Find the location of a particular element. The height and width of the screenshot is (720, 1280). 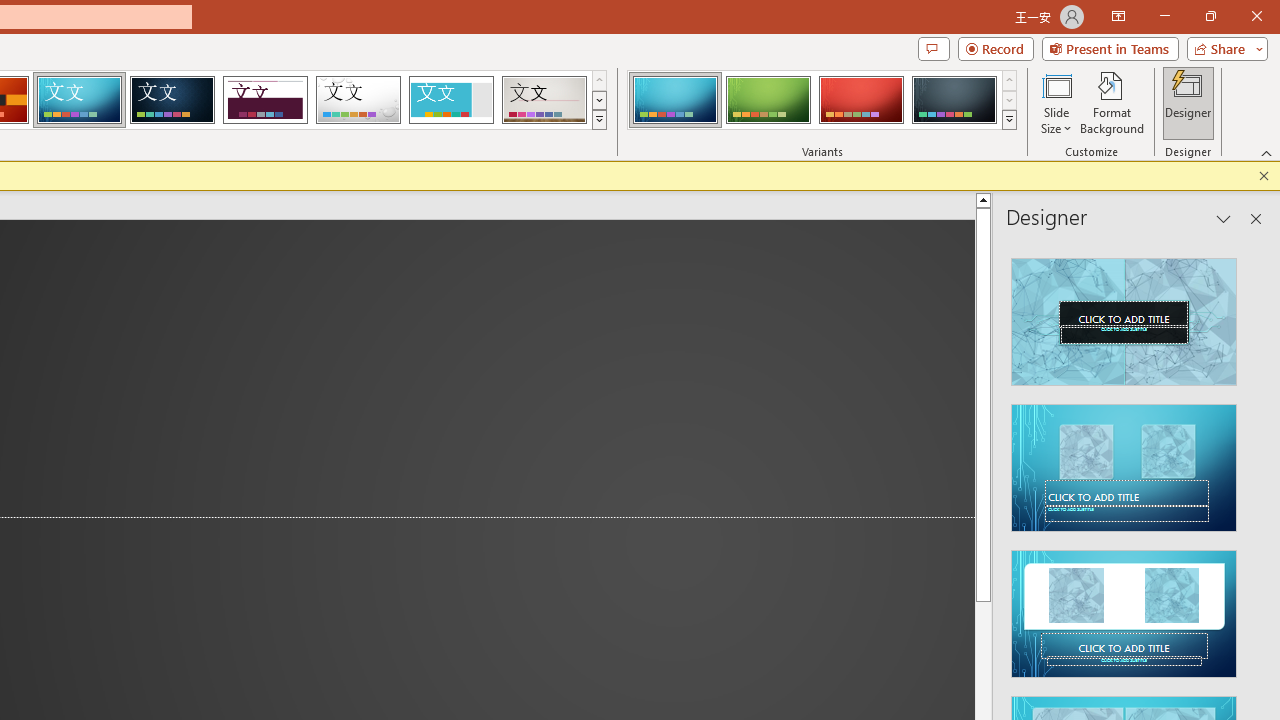

'Close this message' is located at coordinates (1263, 175).